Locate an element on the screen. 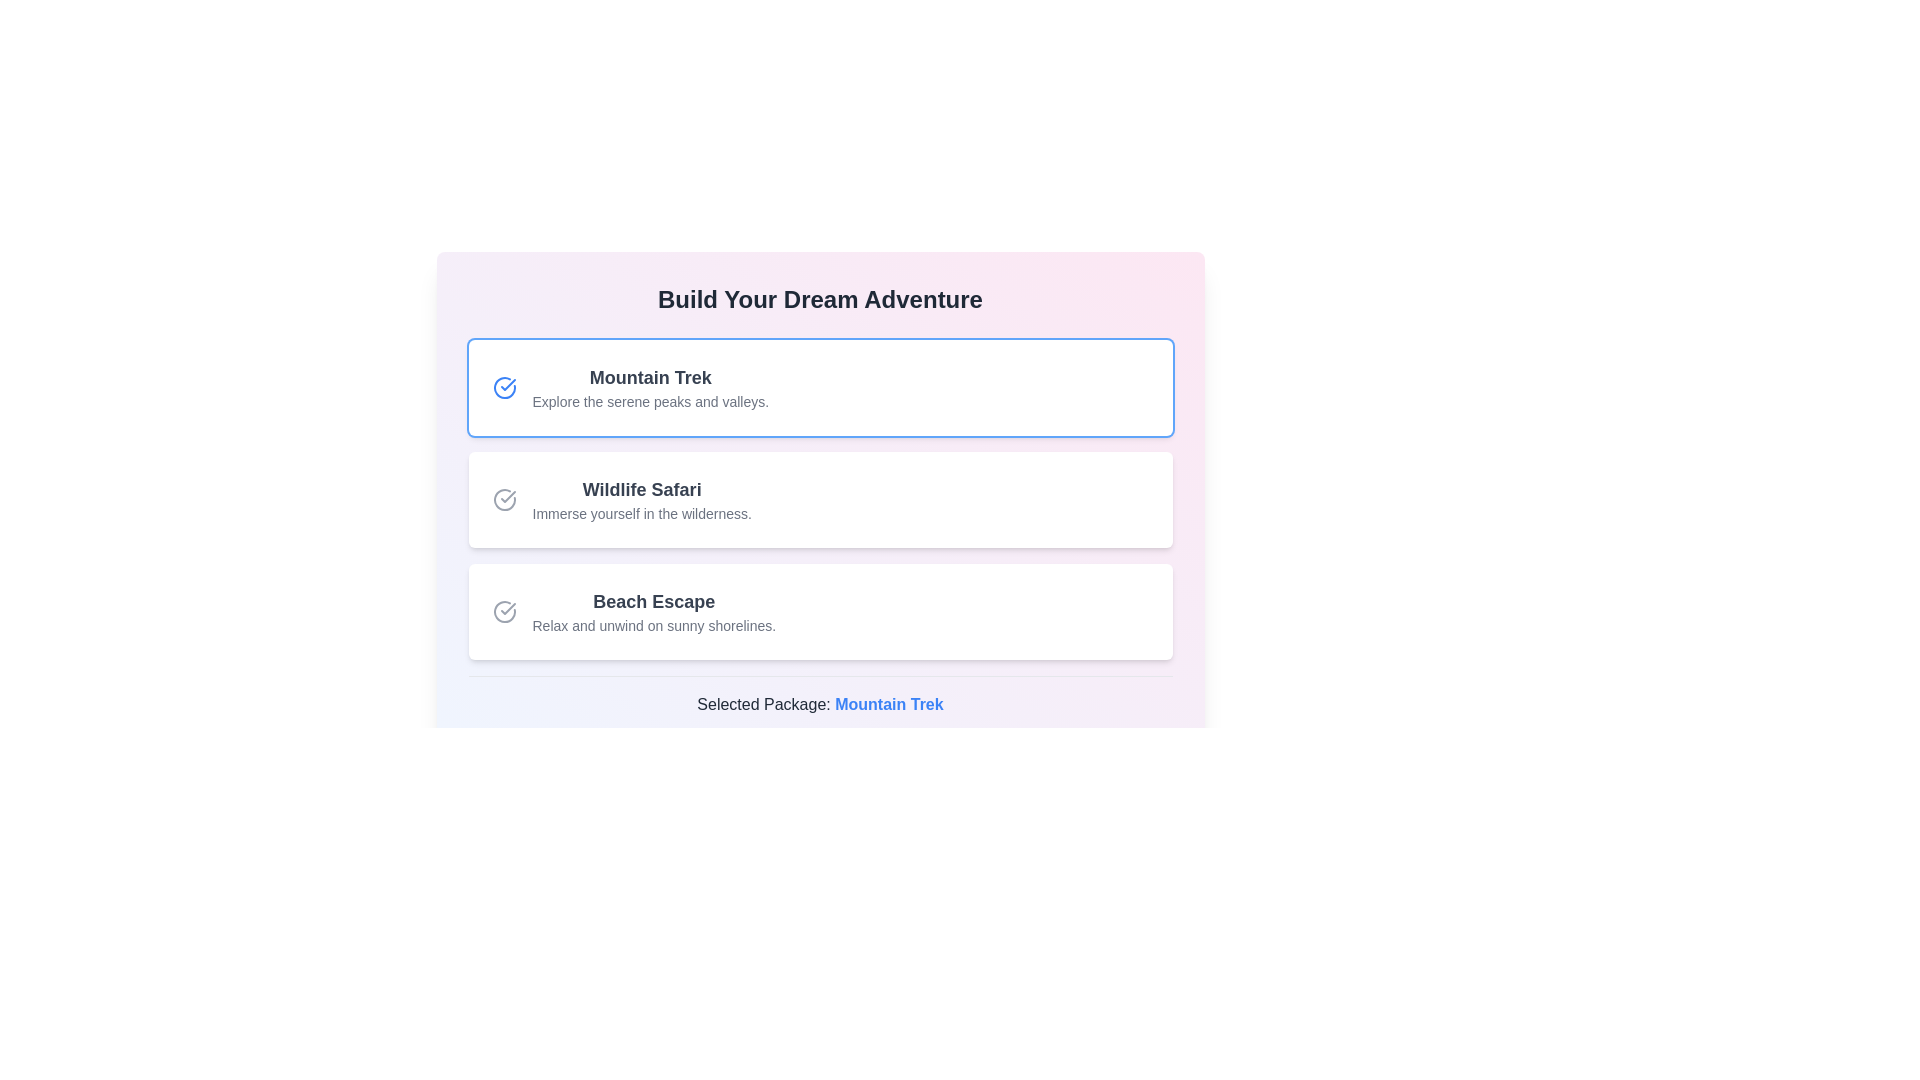 The image size is (1920, 1080). the SVG Icon located in the top-left corner of the 'Wildlife Safari' card, which serves as an indicator for selection or status is located at coordinates (504, 499).